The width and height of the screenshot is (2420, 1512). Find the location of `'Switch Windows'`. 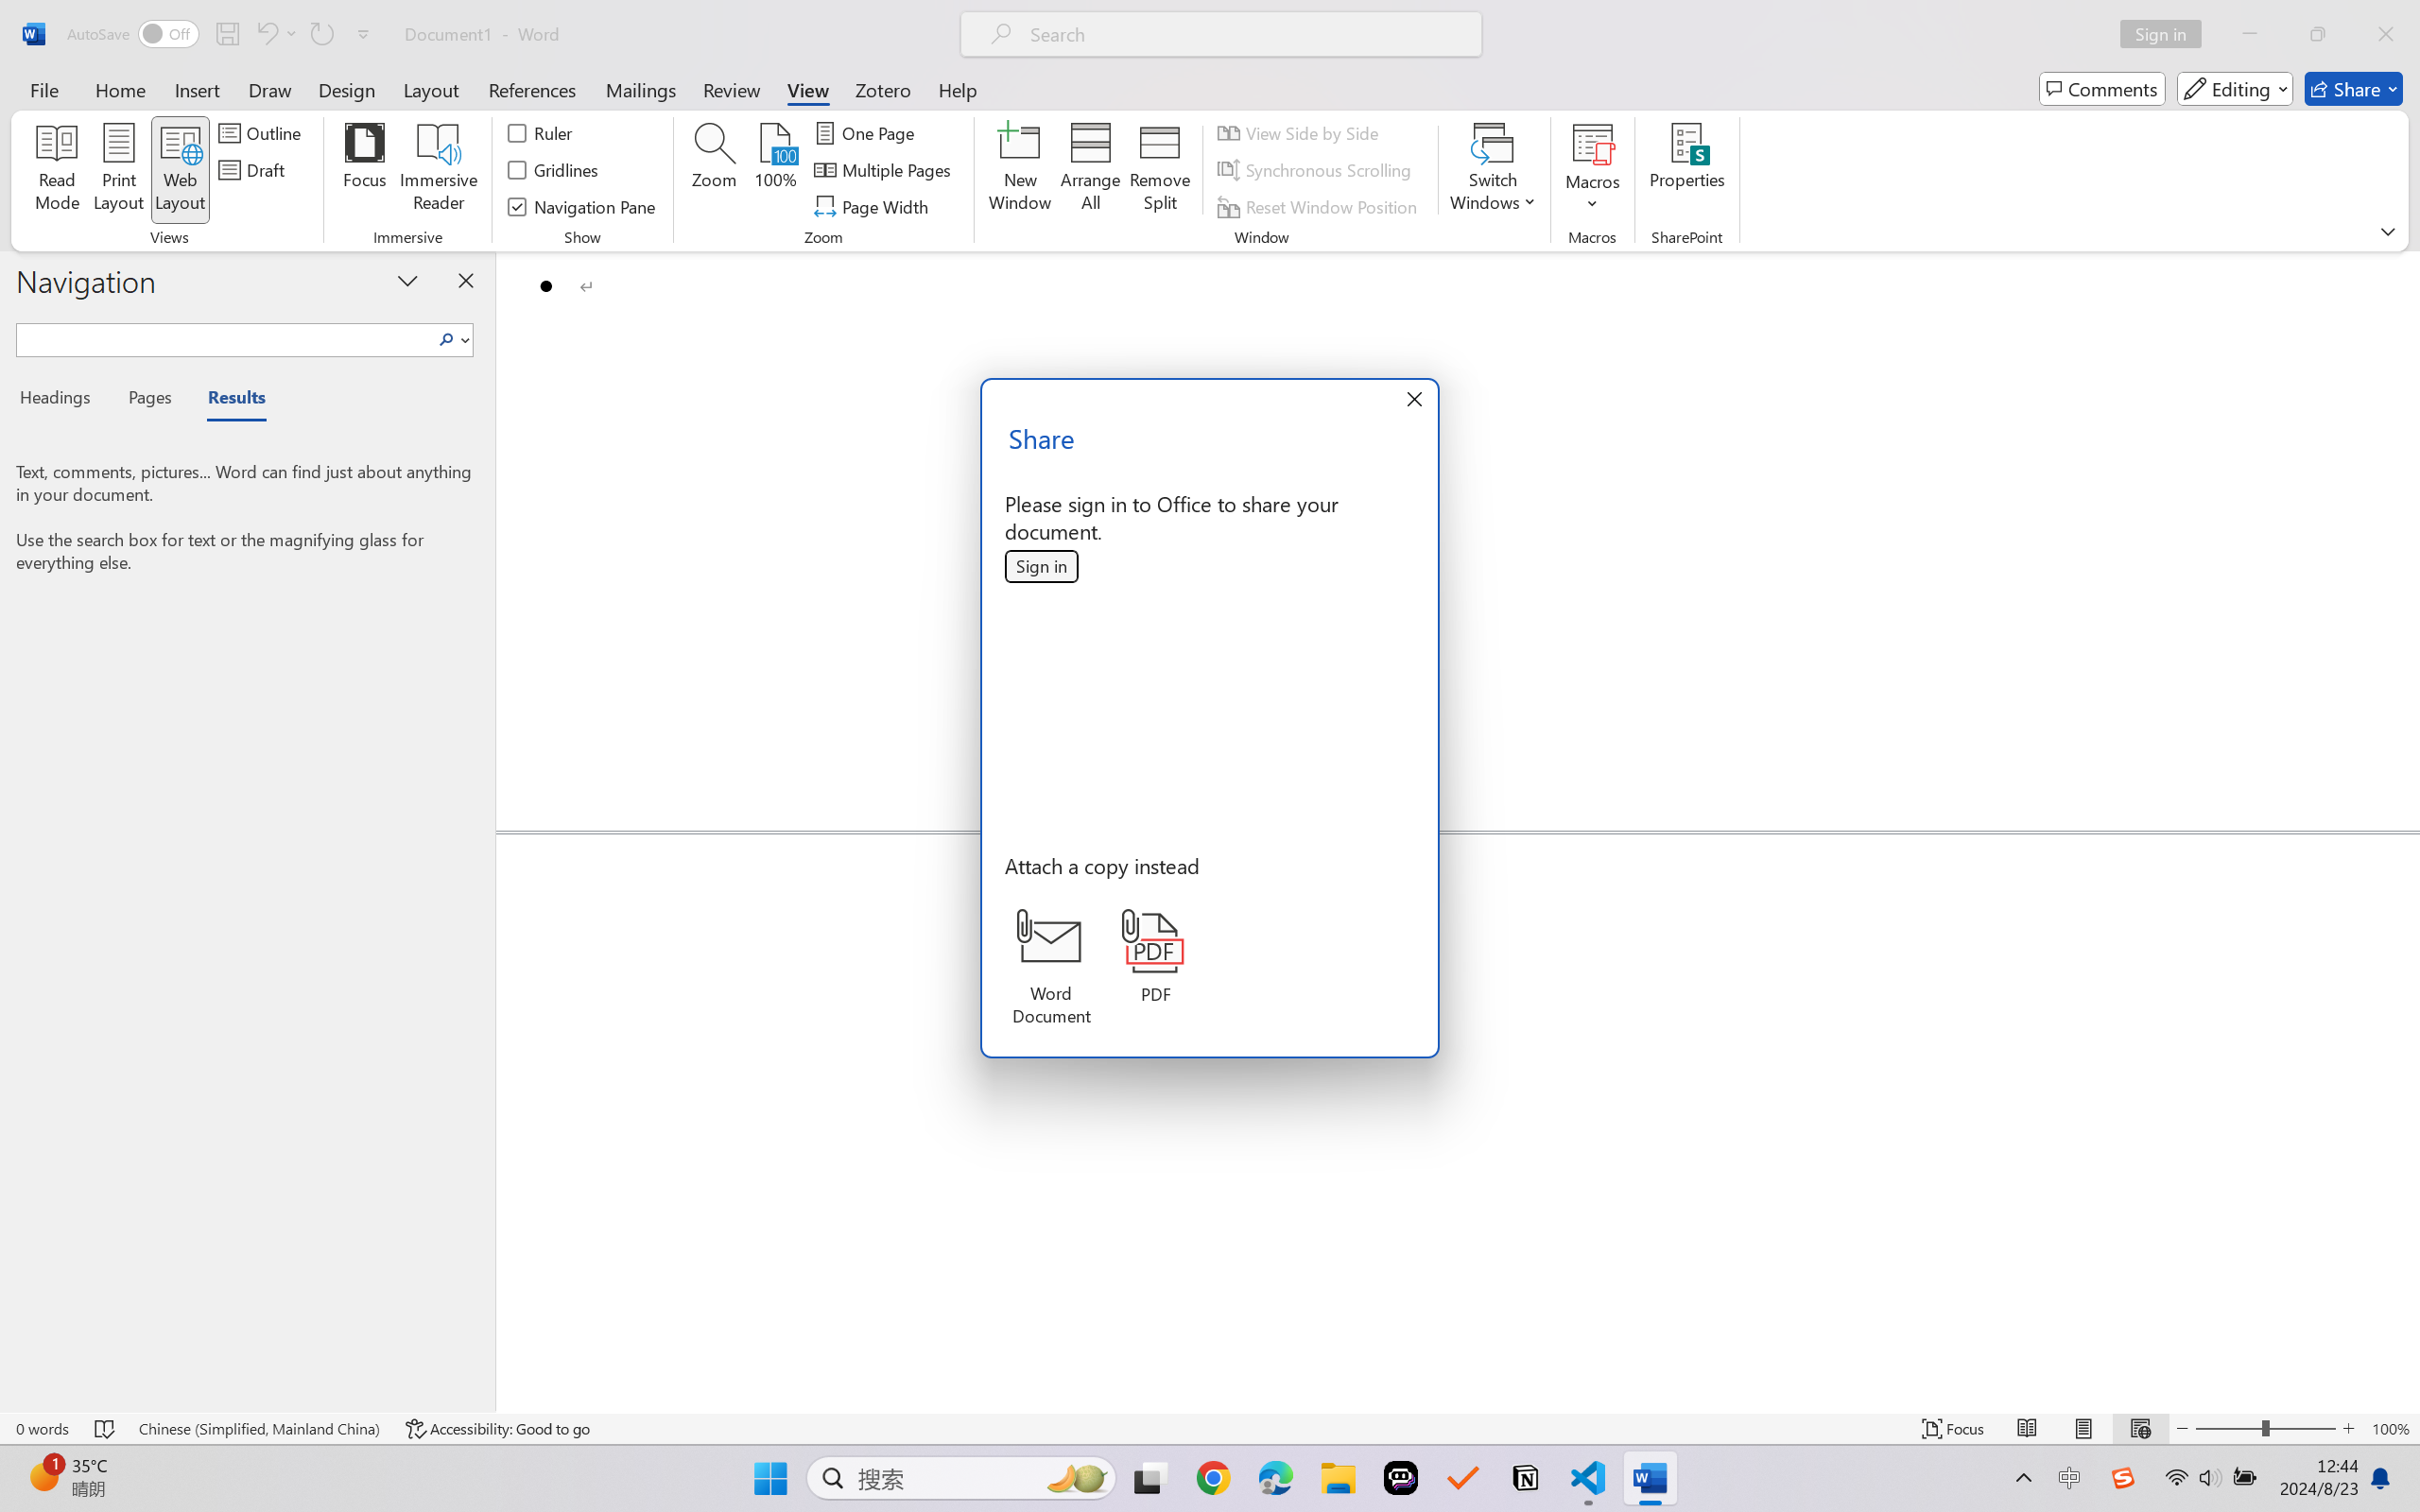

'Switch Windows' is located at coordinates (1492, 170).